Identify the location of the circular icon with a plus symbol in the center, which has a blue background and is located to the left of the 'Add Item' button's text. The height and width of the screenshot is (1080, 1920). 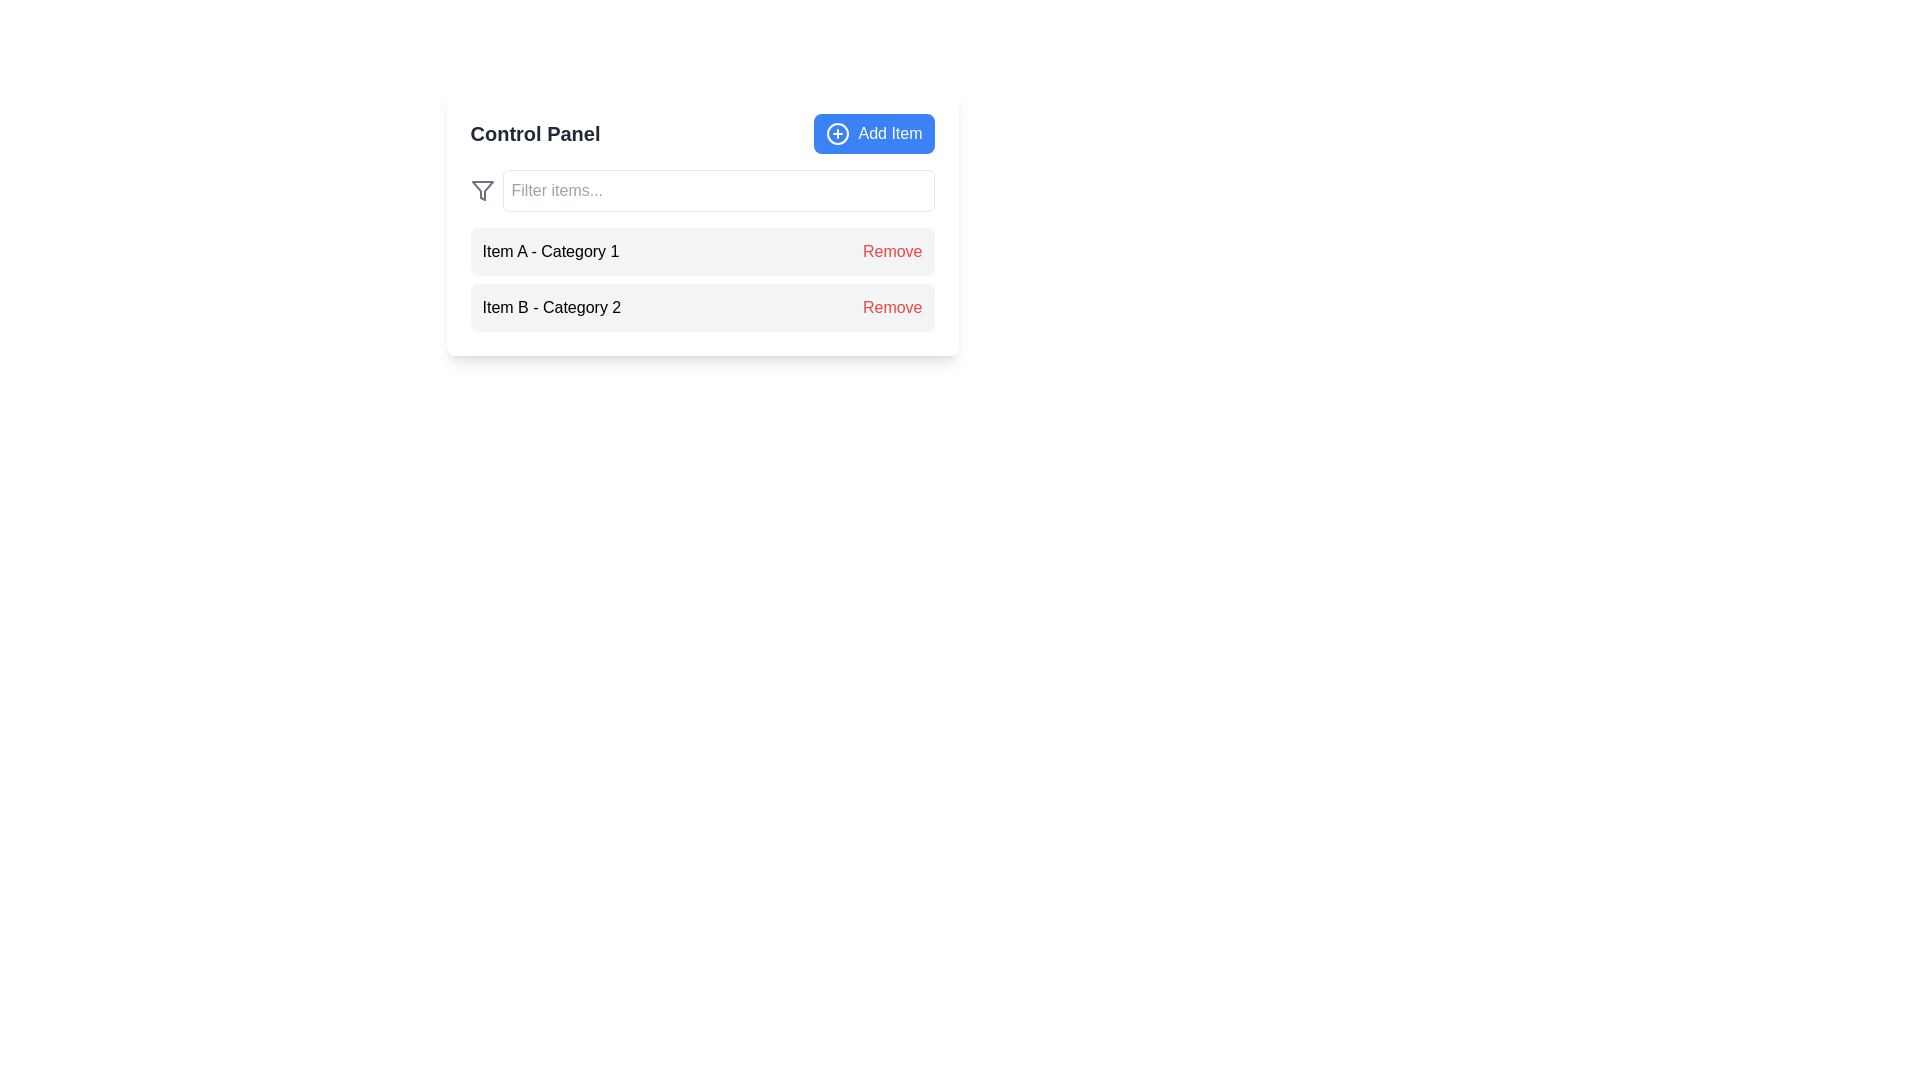
(838, 134).